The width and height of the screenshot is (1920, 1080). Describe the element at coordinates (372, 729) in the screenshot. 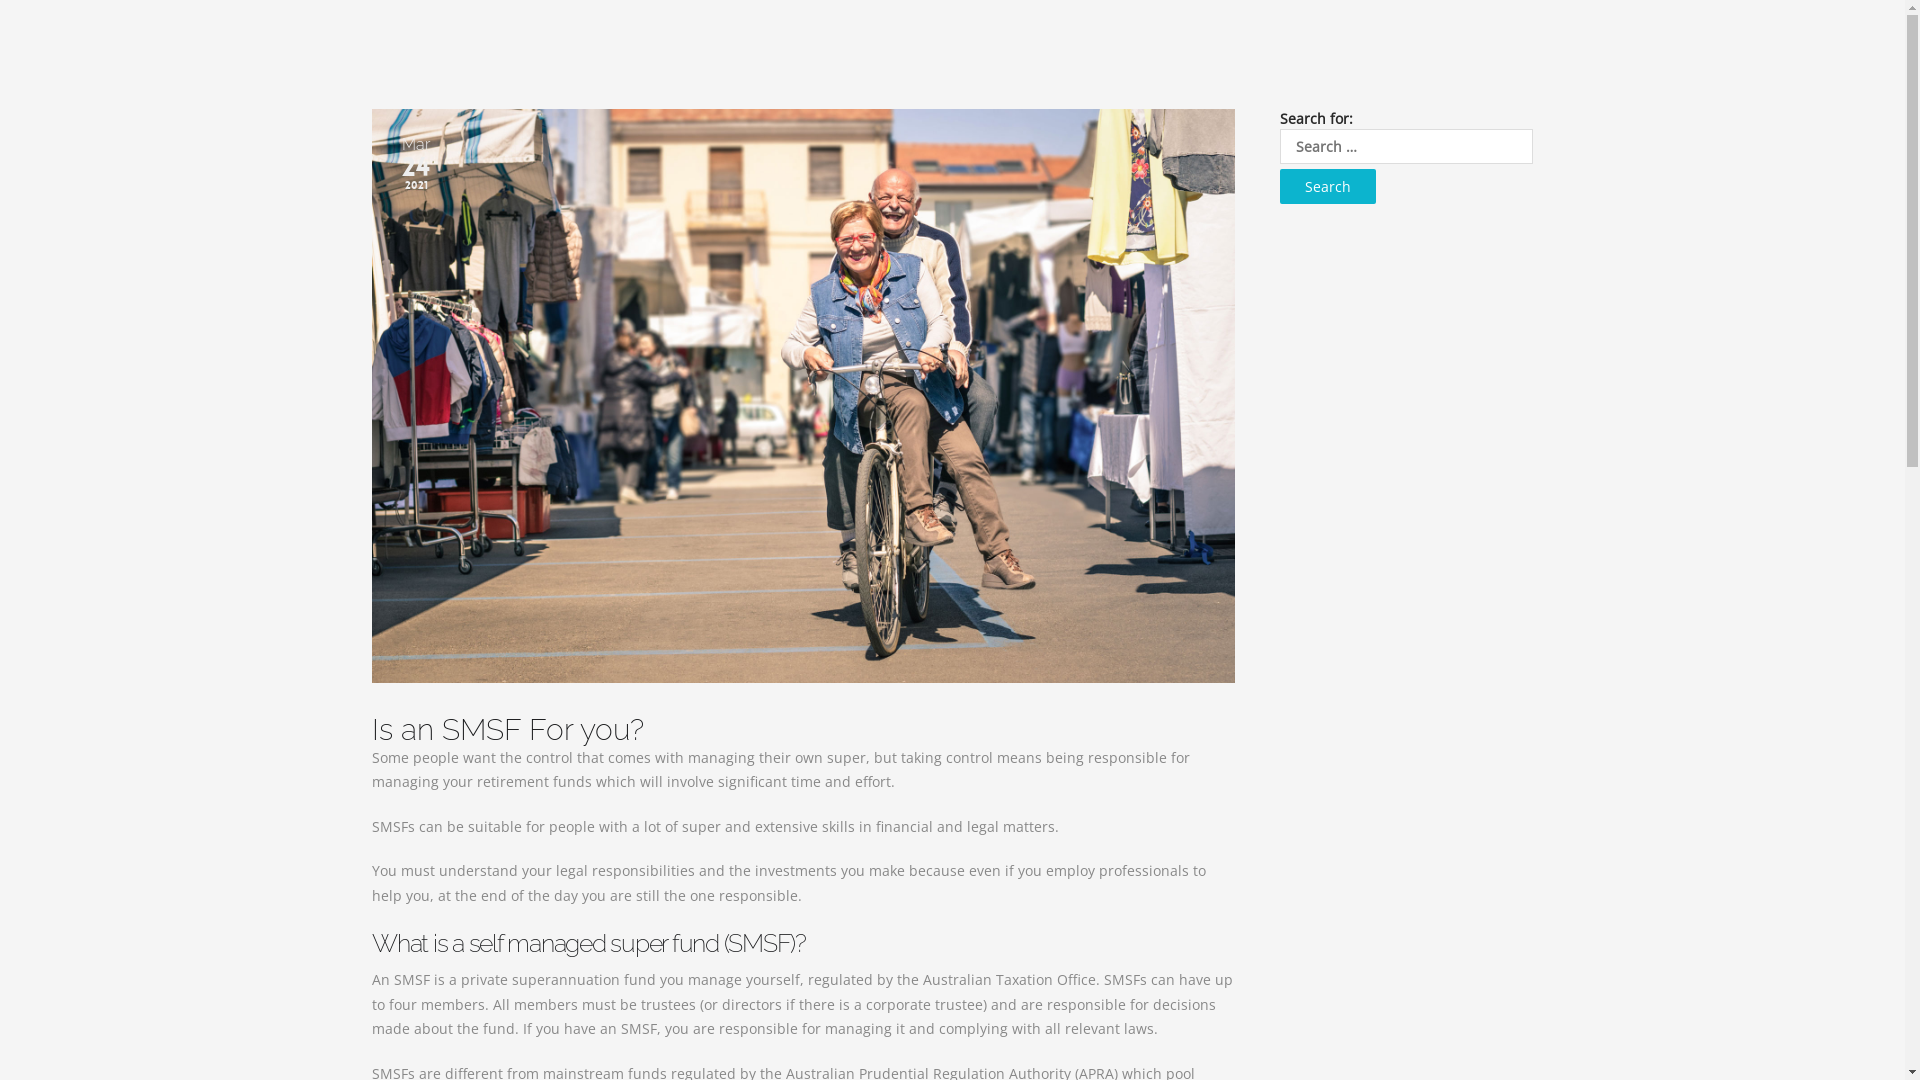

I see `'Is an SMSF For you?'` at that location.